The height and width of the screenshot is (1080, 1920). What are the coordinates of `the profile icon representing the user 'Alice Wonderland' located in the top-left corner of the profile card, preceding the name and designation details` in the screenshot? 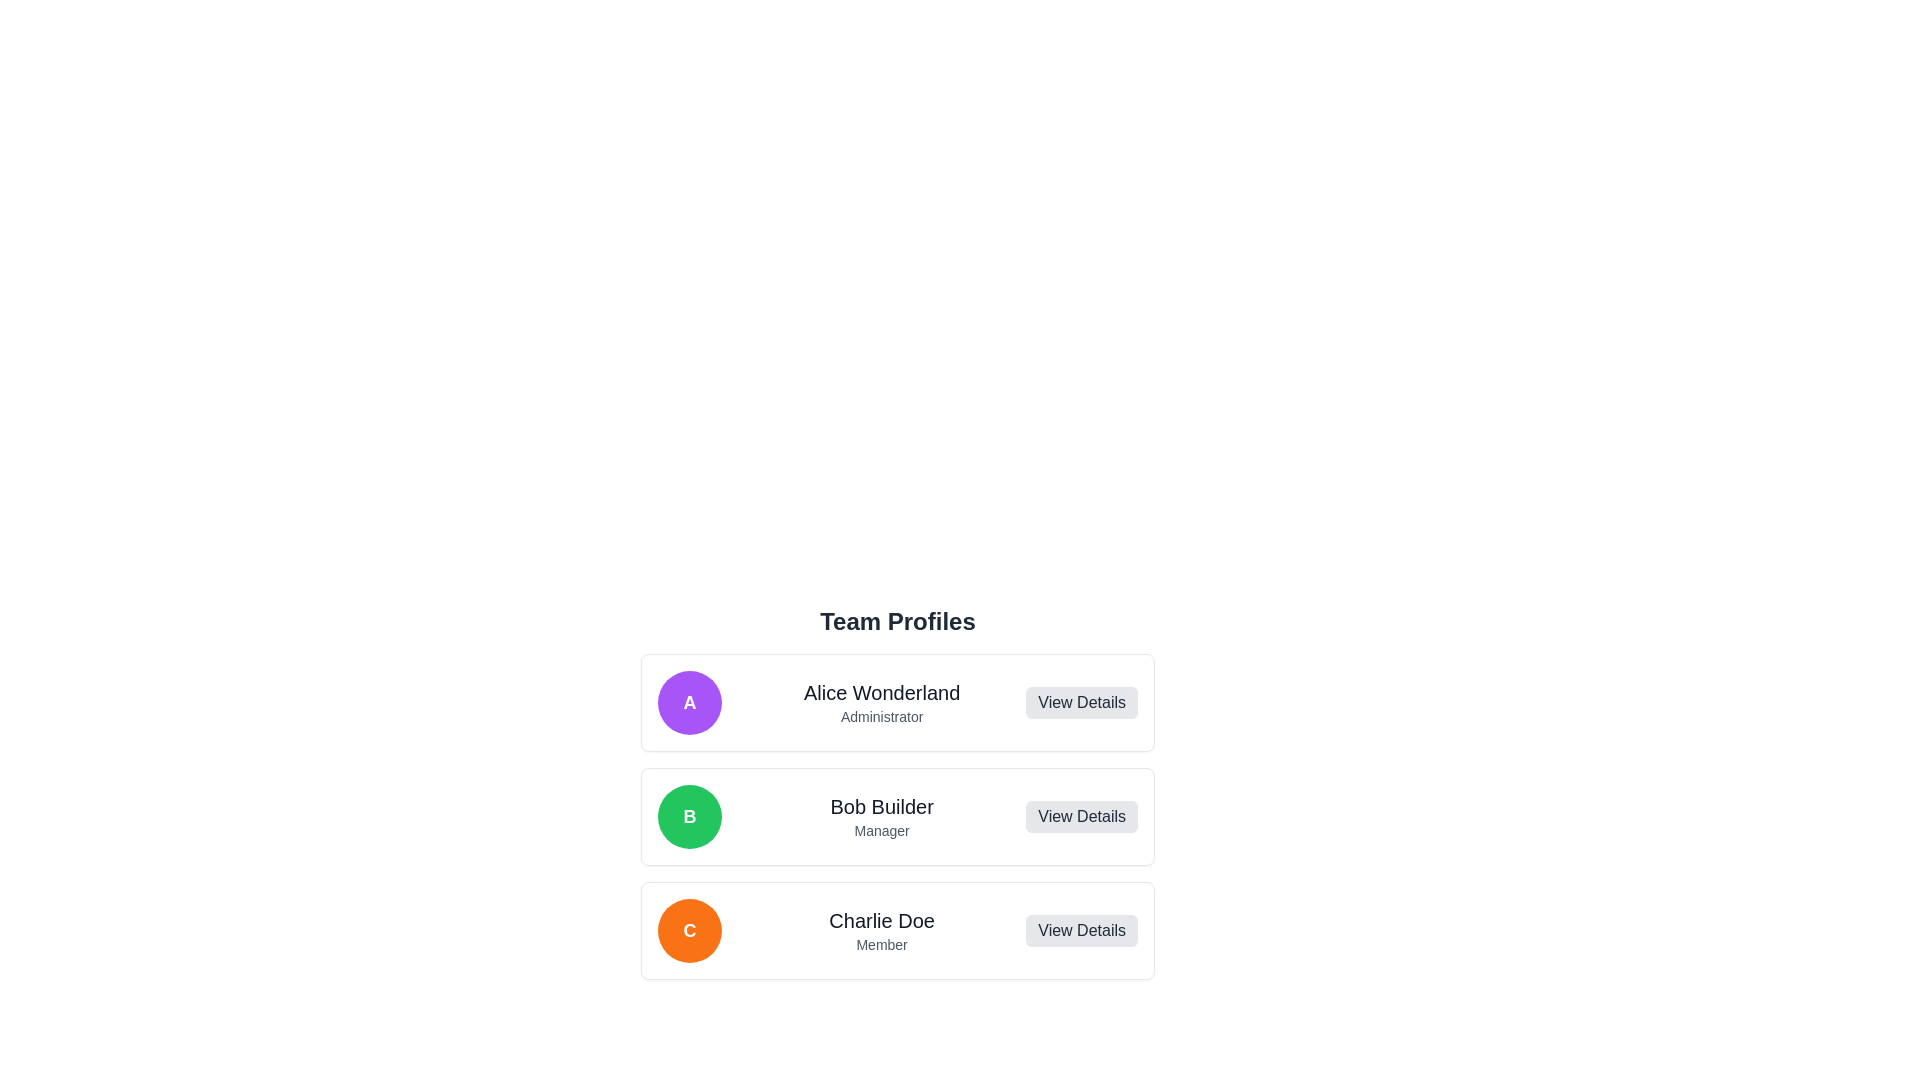 It's located at (690, 701).